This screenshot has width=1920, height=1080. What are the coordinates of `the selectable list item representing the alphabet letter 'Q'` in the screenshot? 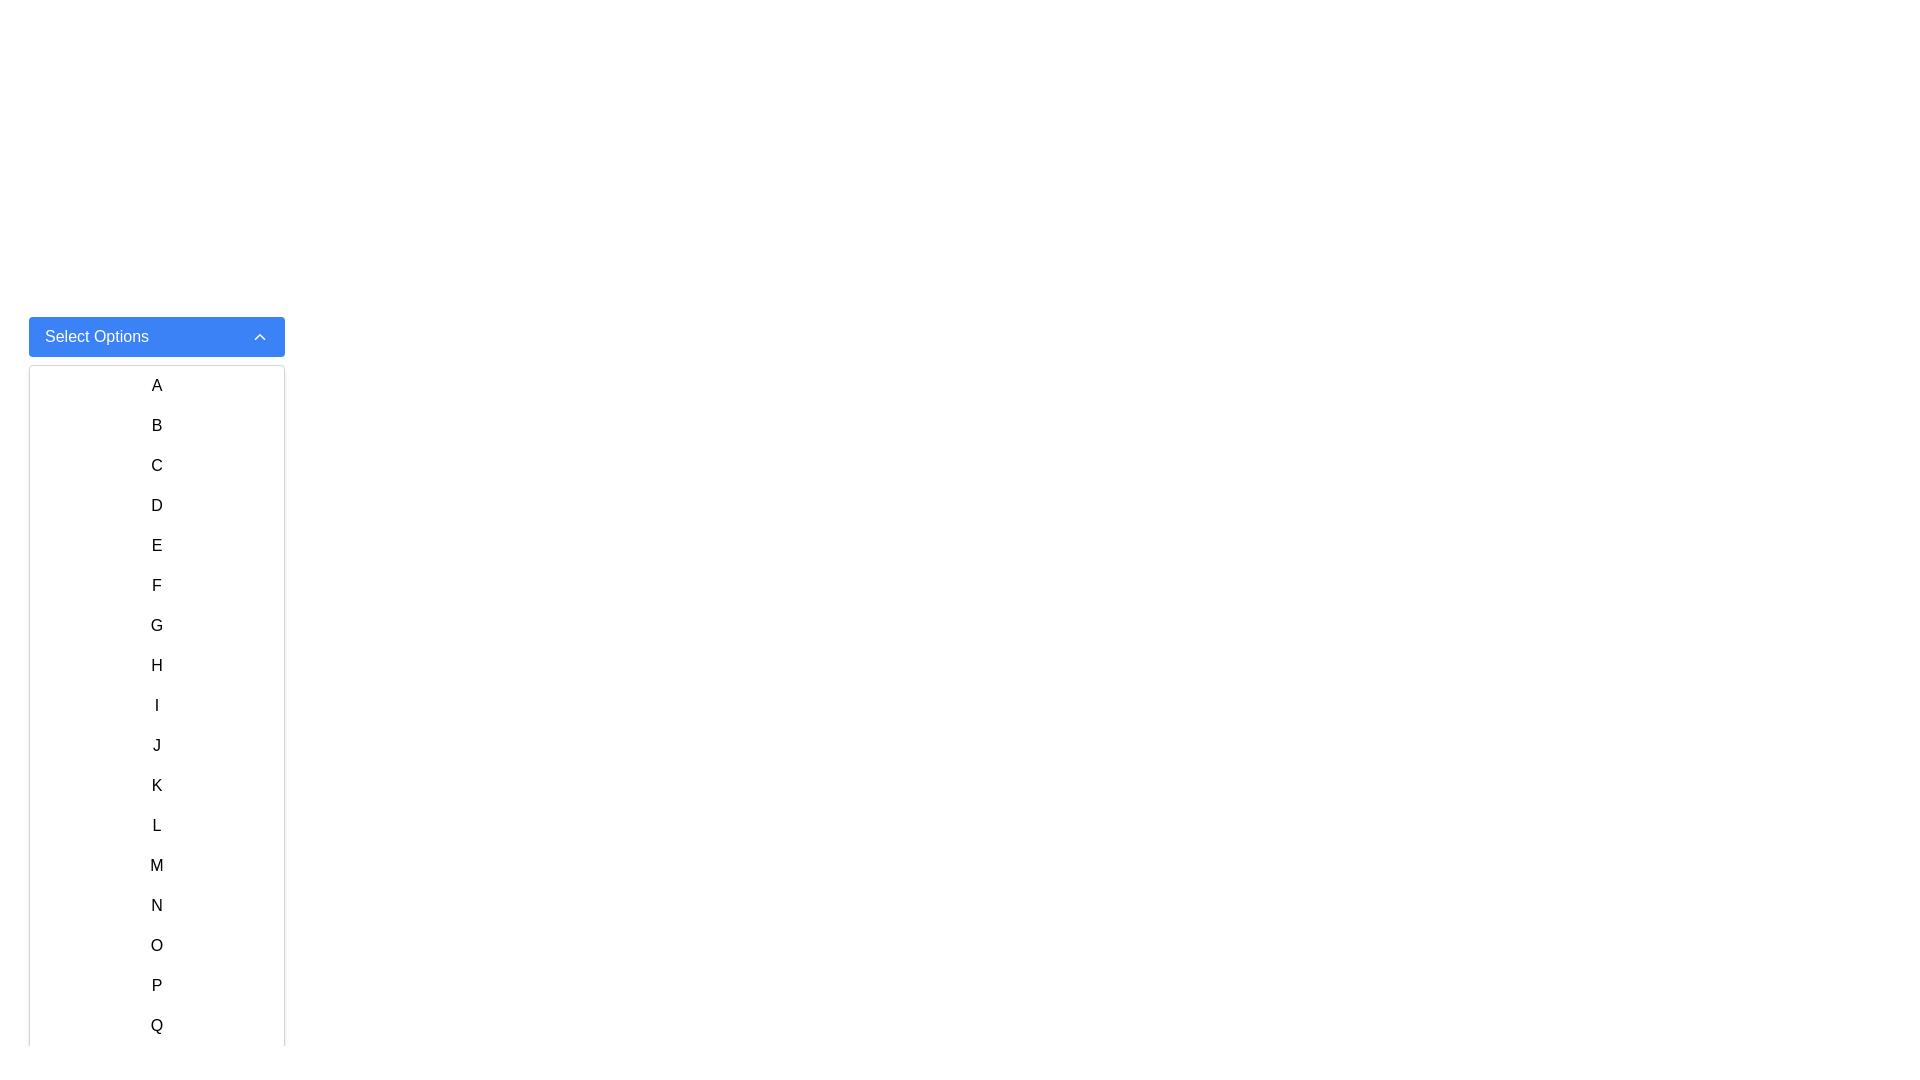 It's located at (156, 1026).